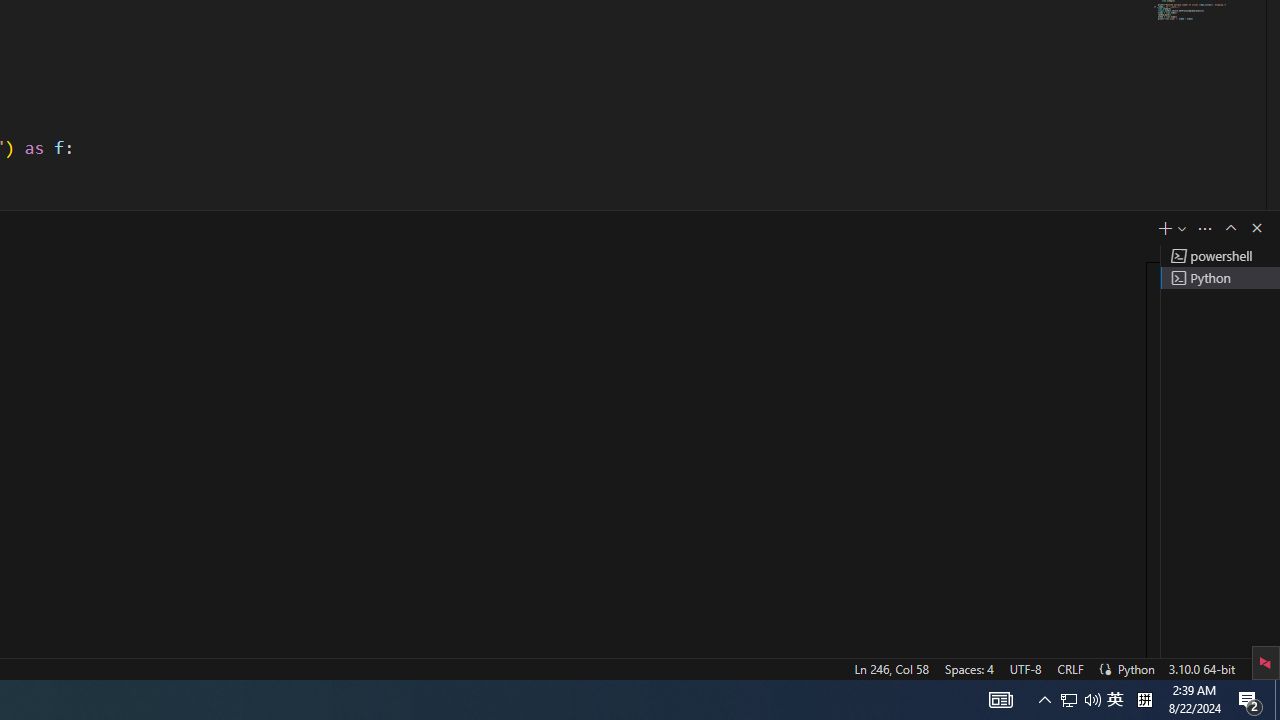 The height and width of the screenshot is (720, 1280). What do you see at coordinates (1219, 254) in the screenshot?
I see `'Terminal 1 powershell'` at bounding box center [1219, 254].